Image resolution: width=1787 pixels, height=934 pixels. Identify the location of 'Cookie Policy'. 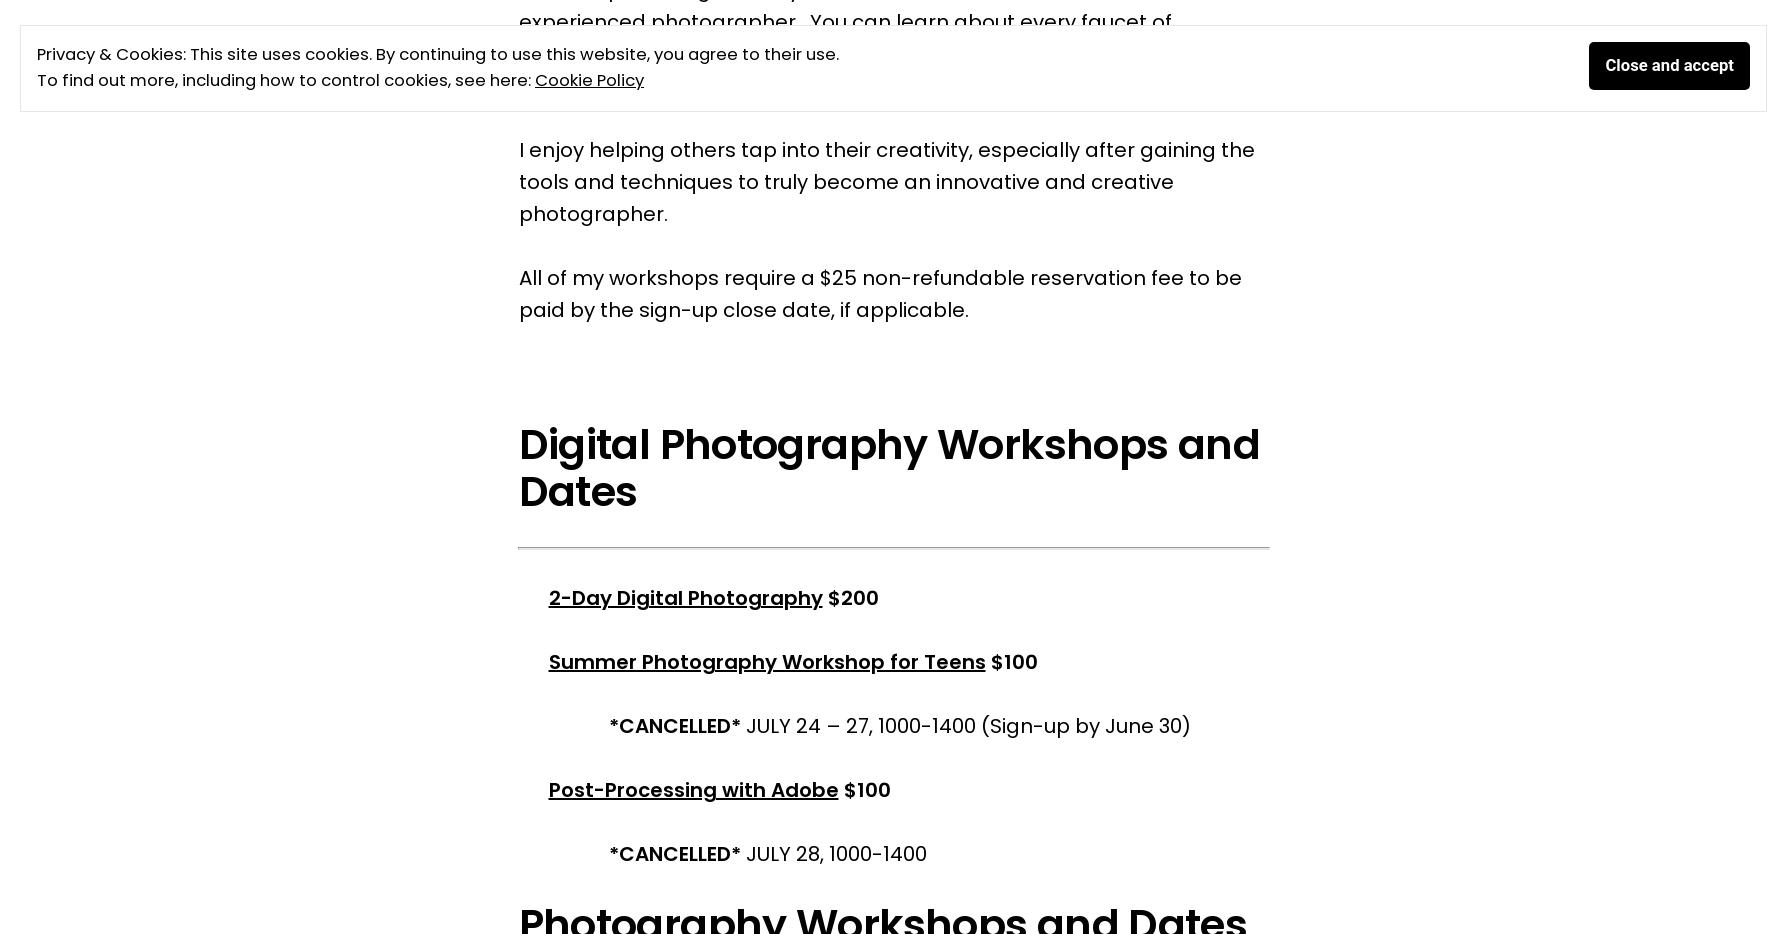
(588, 80).